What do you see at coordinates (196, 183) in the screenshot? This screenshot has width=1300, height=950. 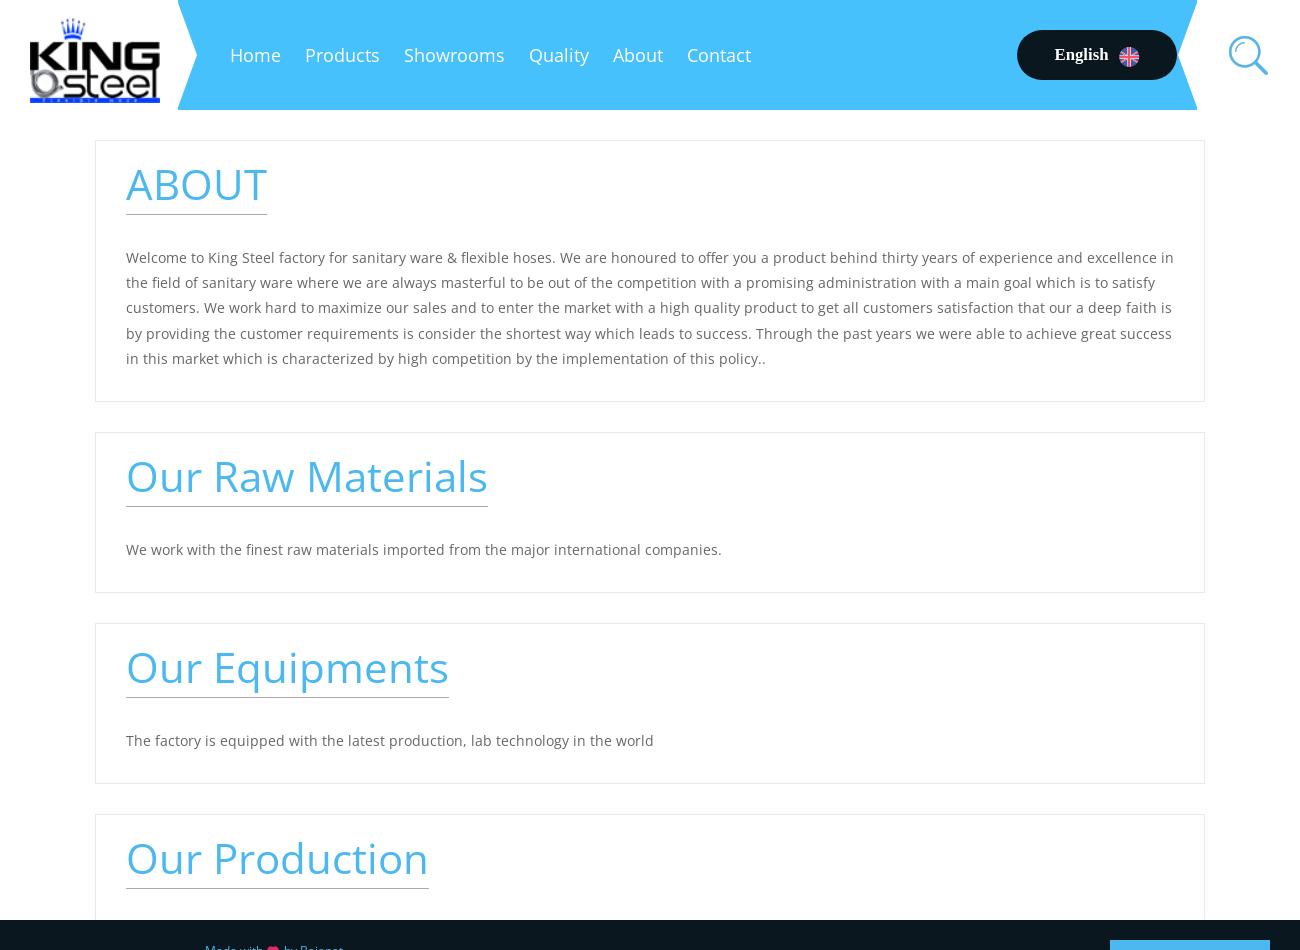 I see `'ABOUT'` at bounding box center [196, 183].